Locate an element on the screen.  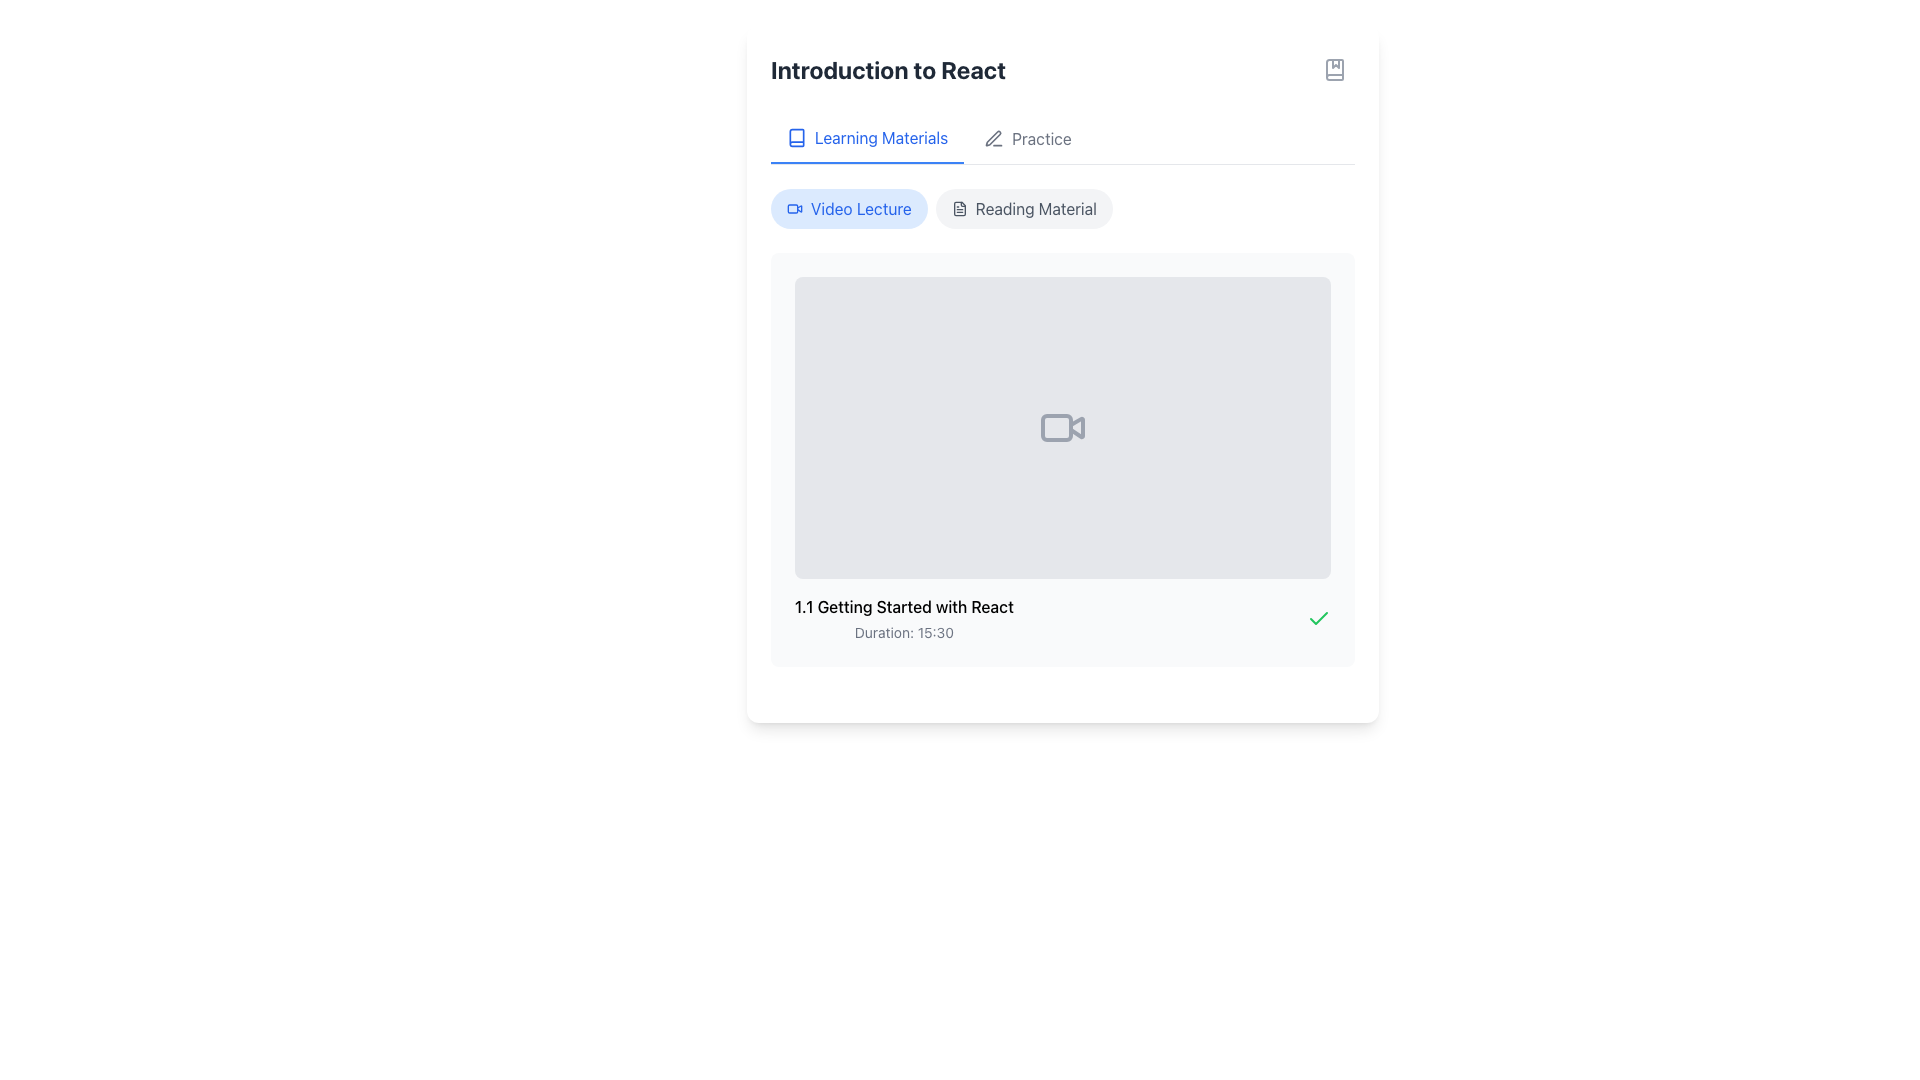
the 'Video Lecture' button icon, which serves as a visual identifier for video content, located in the upper-left section of the interface is located at coordinates (794, 208).